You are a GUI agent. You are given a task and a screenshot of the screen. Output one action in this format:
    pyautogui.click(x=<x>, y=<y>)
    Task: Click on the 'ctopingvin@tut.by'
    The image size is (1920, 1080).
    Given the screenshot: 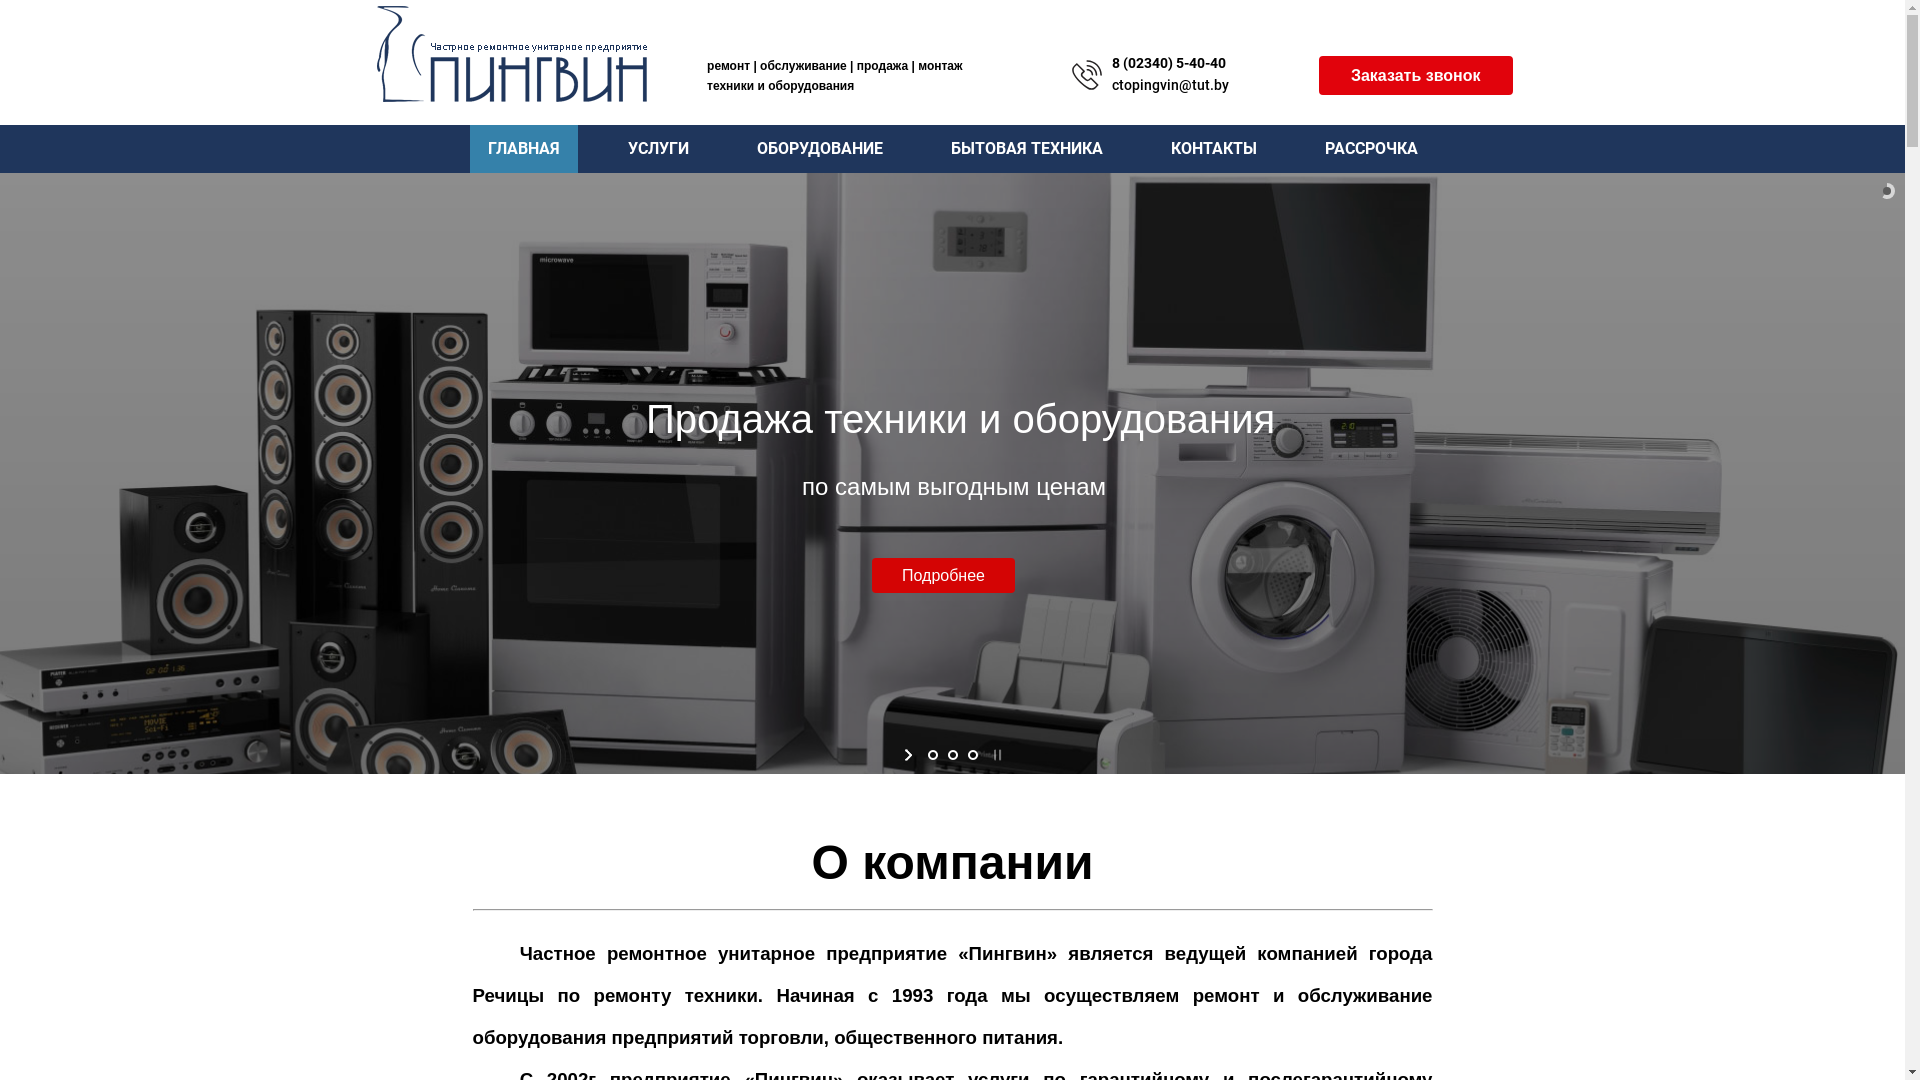 What is the action you would take?
    pyautogui.click(x=1170, y=83)
    